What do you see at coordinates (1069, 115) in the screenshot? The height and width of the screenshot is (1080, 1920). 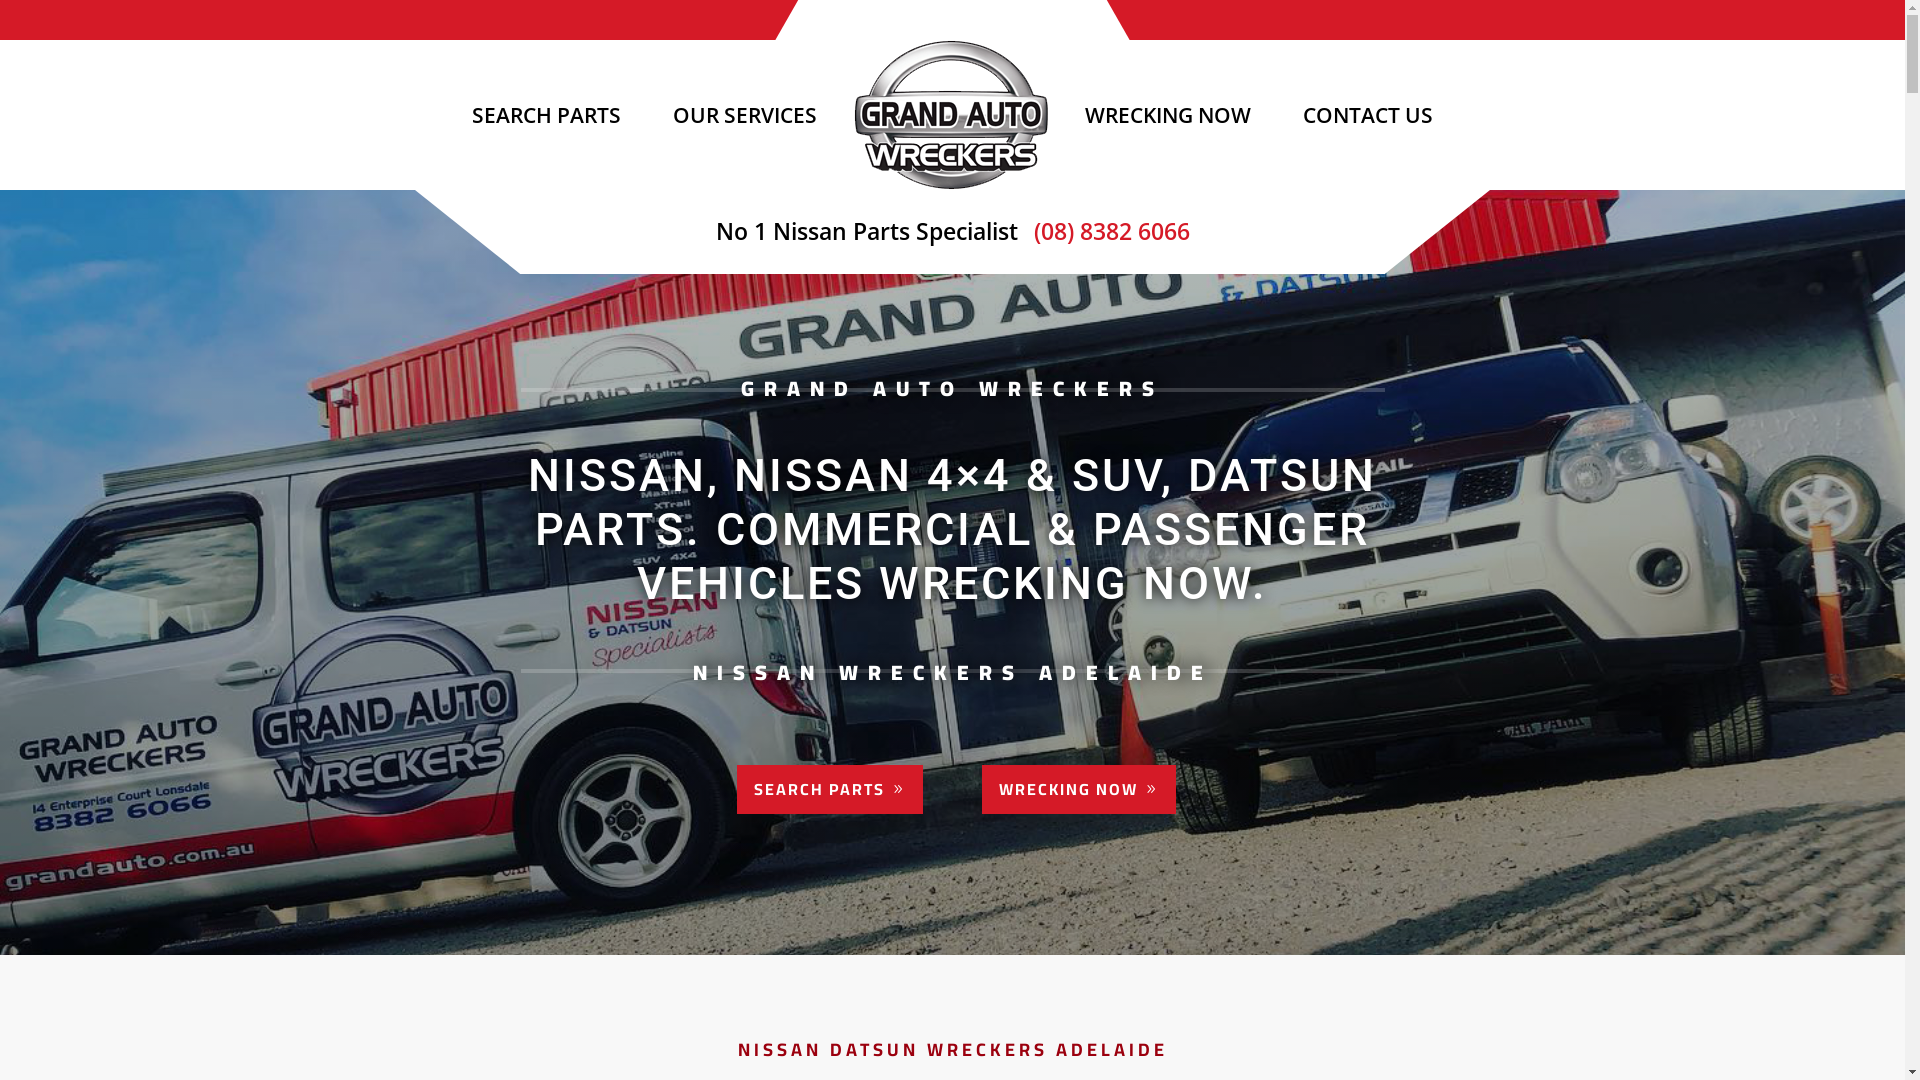 I see `'WRECKING NOW'` at bounding box center [1069, 115].